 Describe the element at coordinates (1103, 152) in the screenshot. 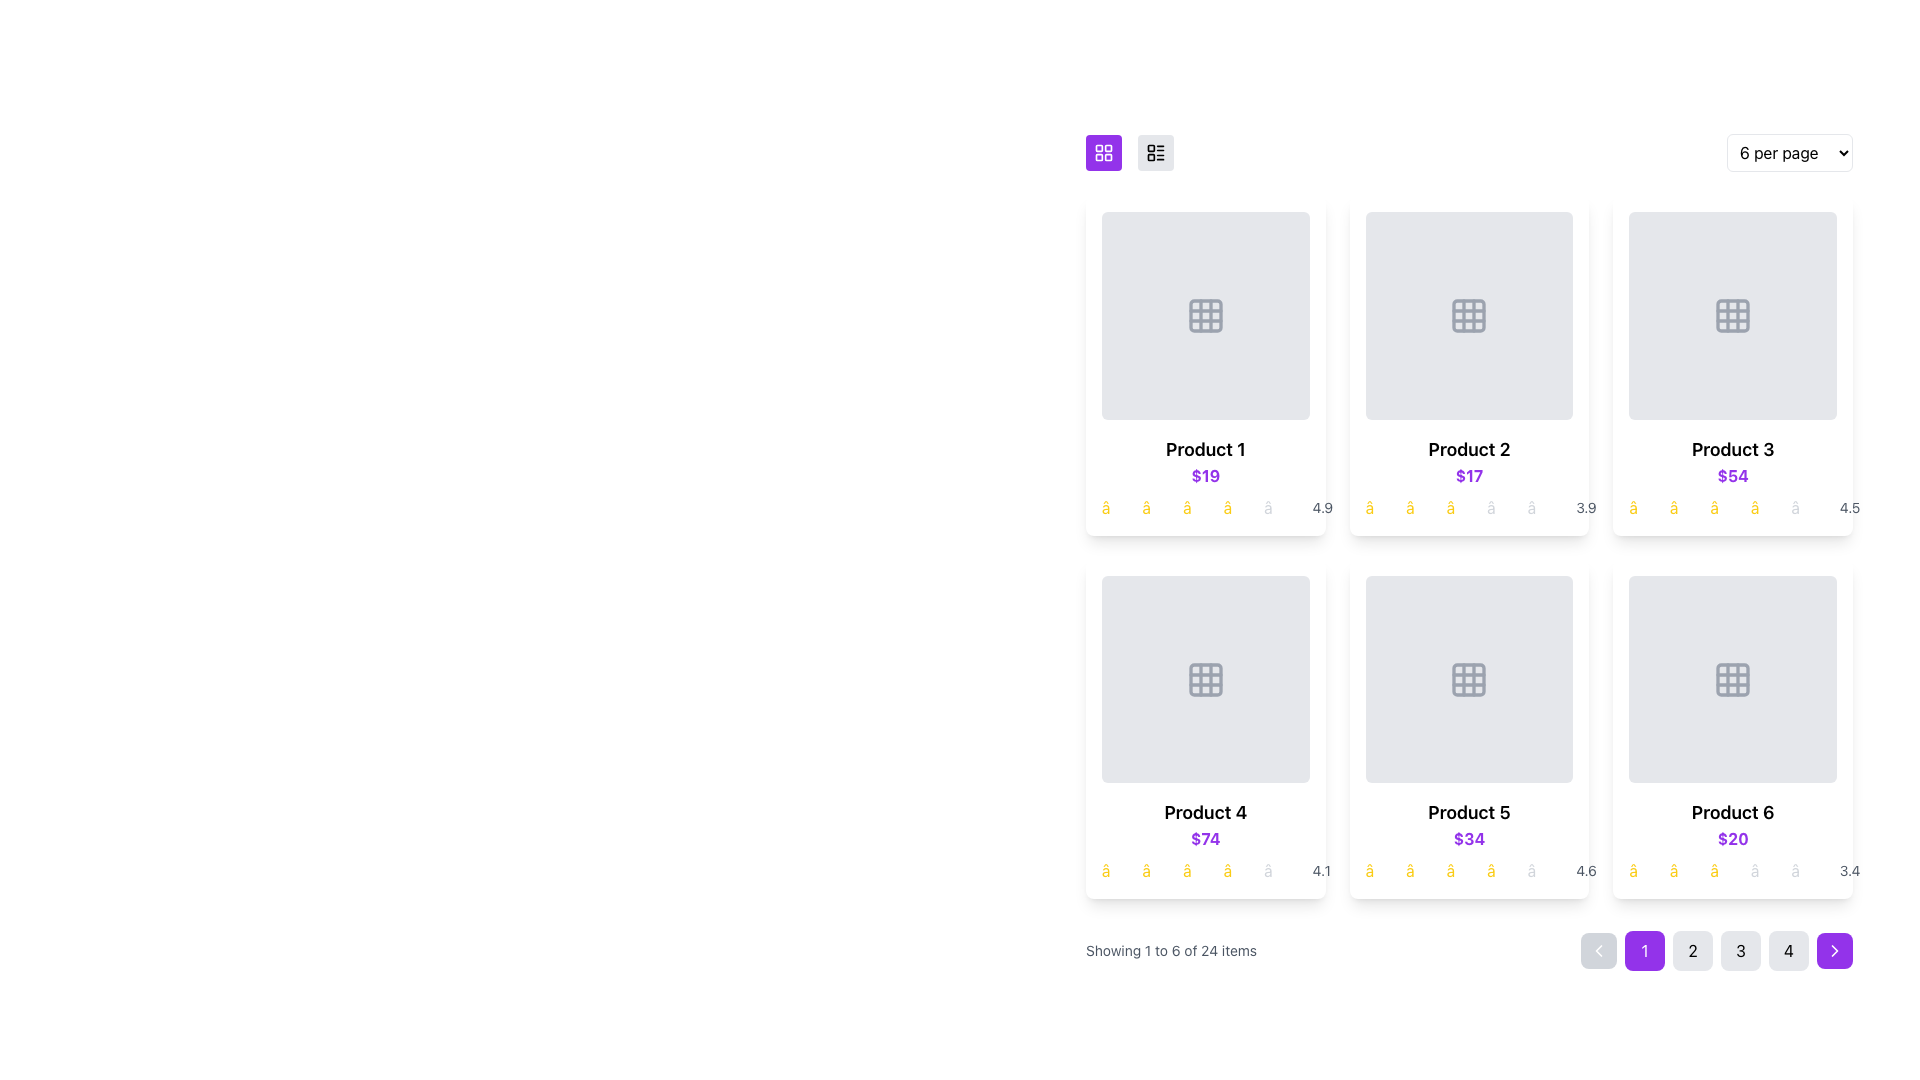

I see `the grid layout toggle icon in the upper-left corner of the product listing area to switch the display mode to grid layout` at that location.